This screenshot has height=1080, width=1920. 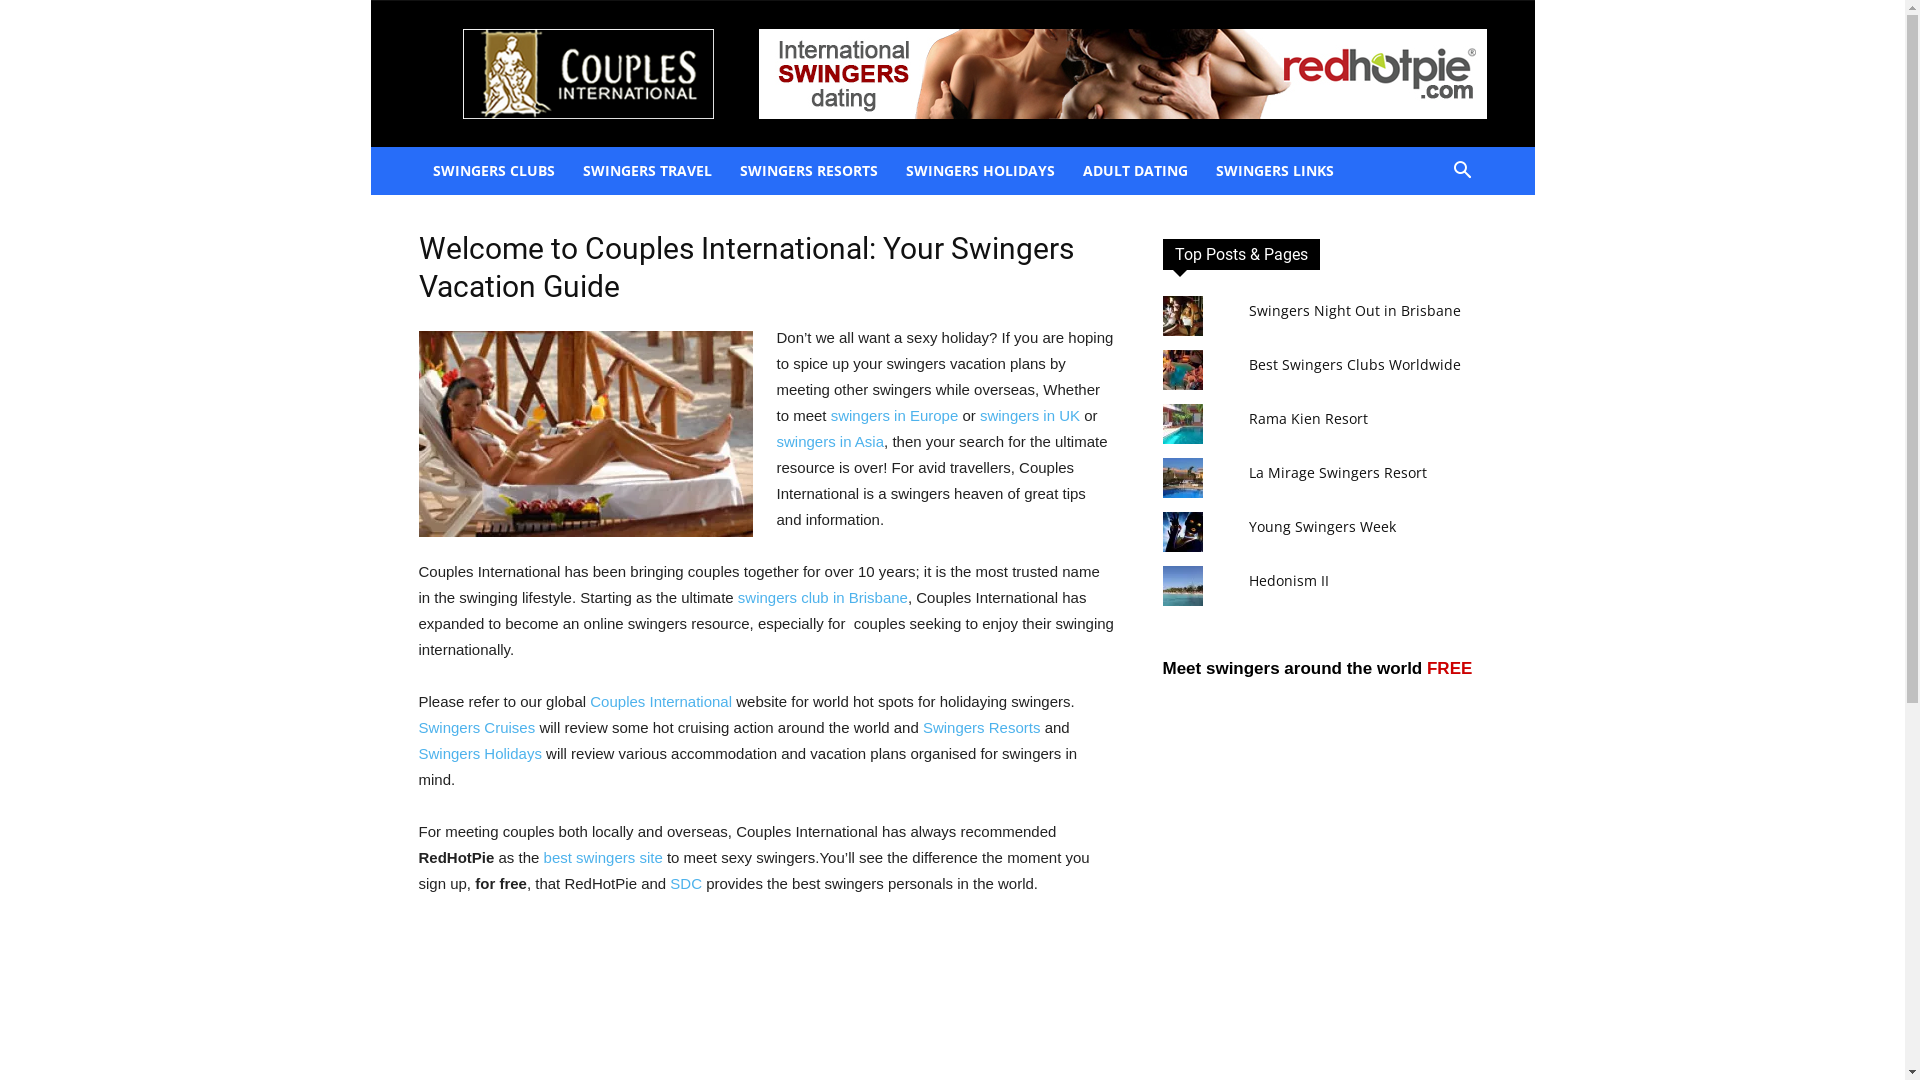 What do you see at coordinates (416, 727) in the screenshot?
I see `'Swingers Cruises'` at bounding box center [416, 727].